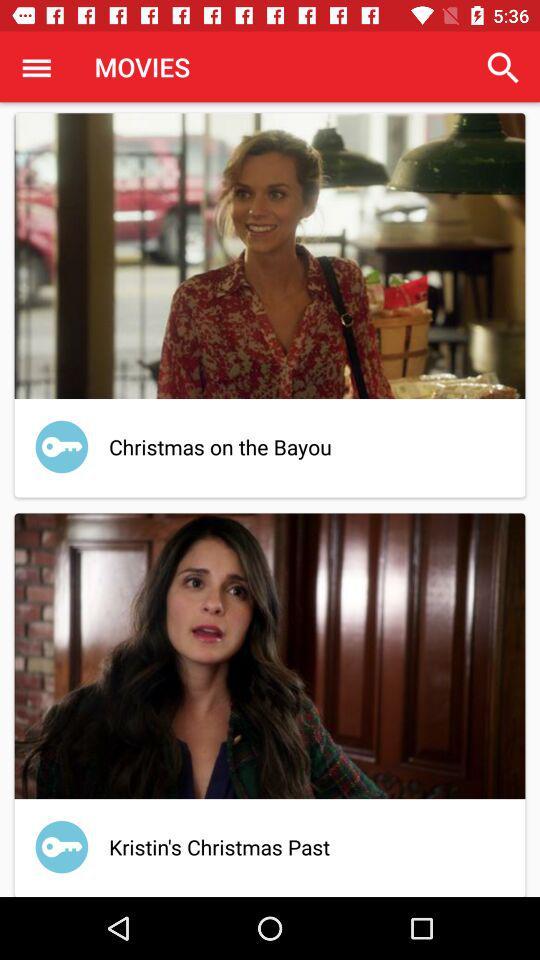 The height and width of the screenshot is (960, 540). I want to click on item at the top right corner, so click(502, 67).